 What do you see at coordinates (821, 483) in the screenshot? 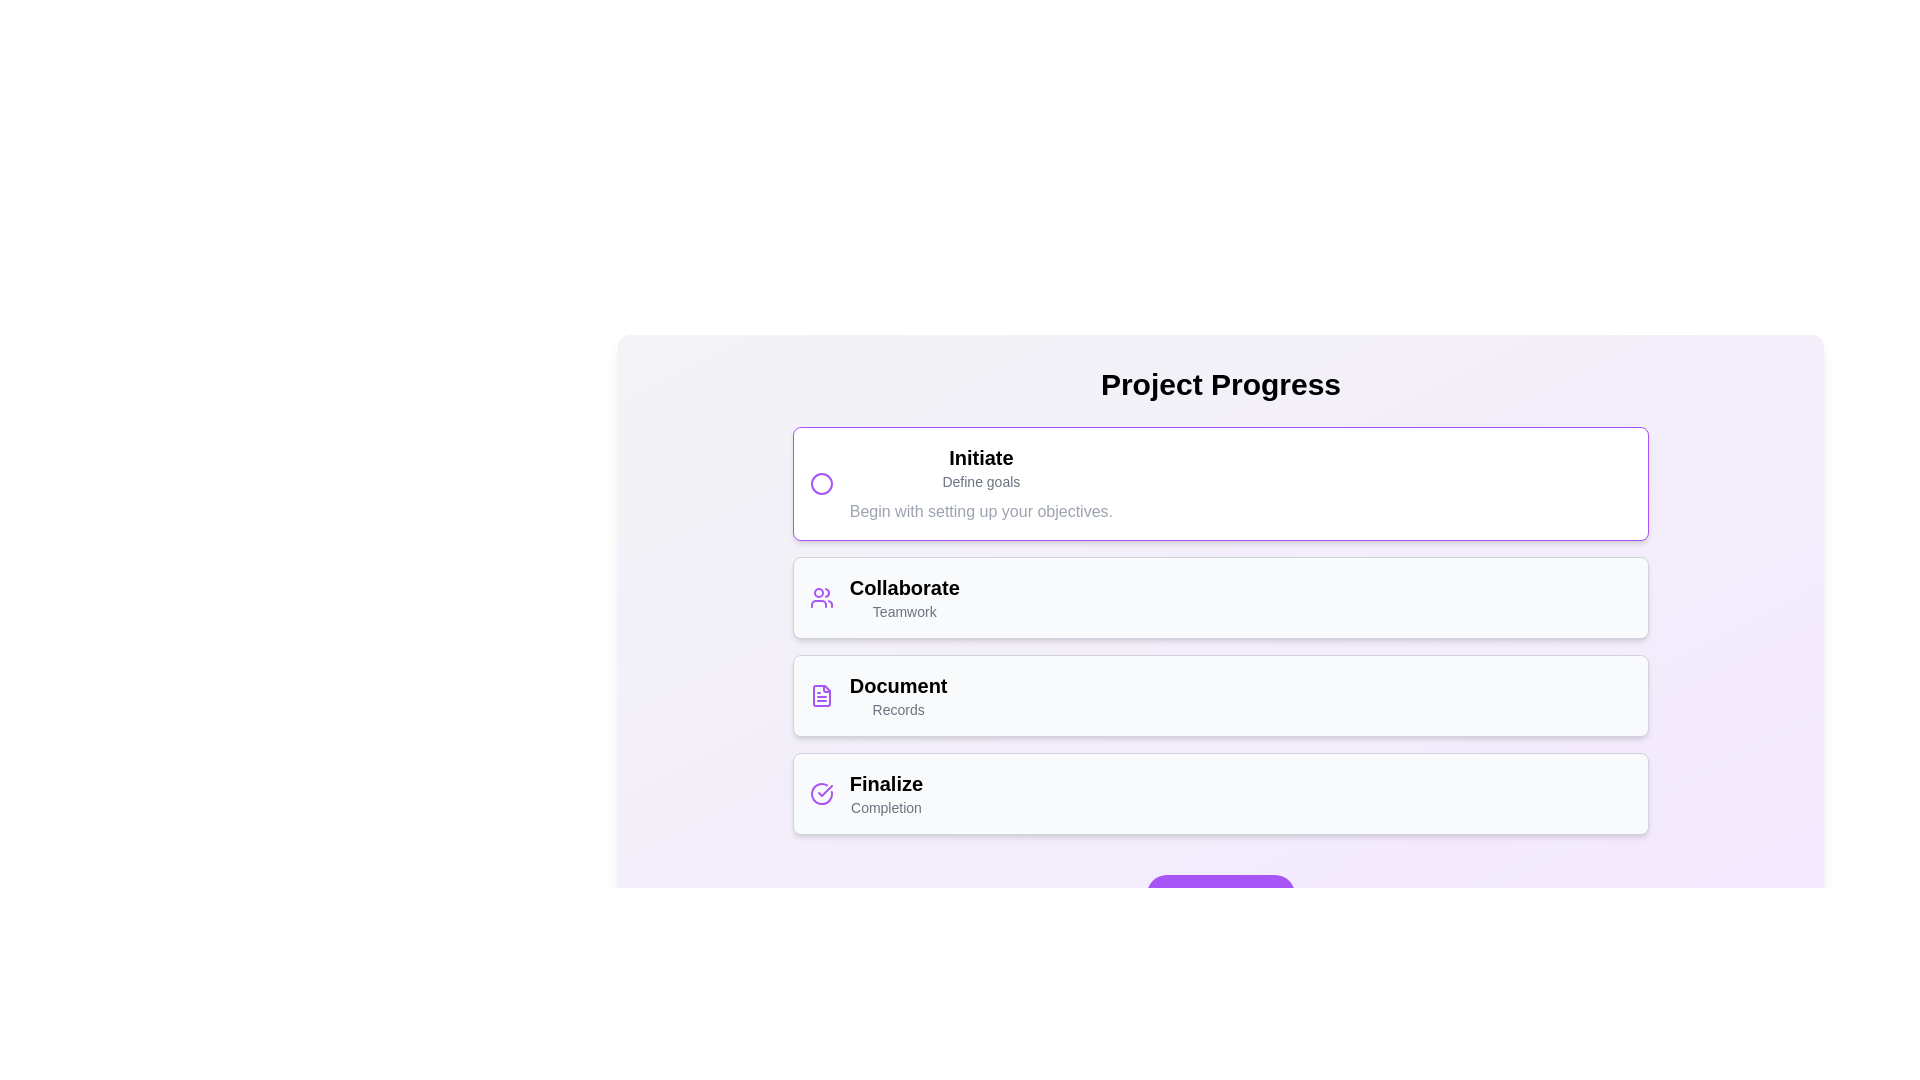
I see `the decorative icon representing the title 'Initiate' located at the leftmost side of the card` at bounding box center [821, 483].